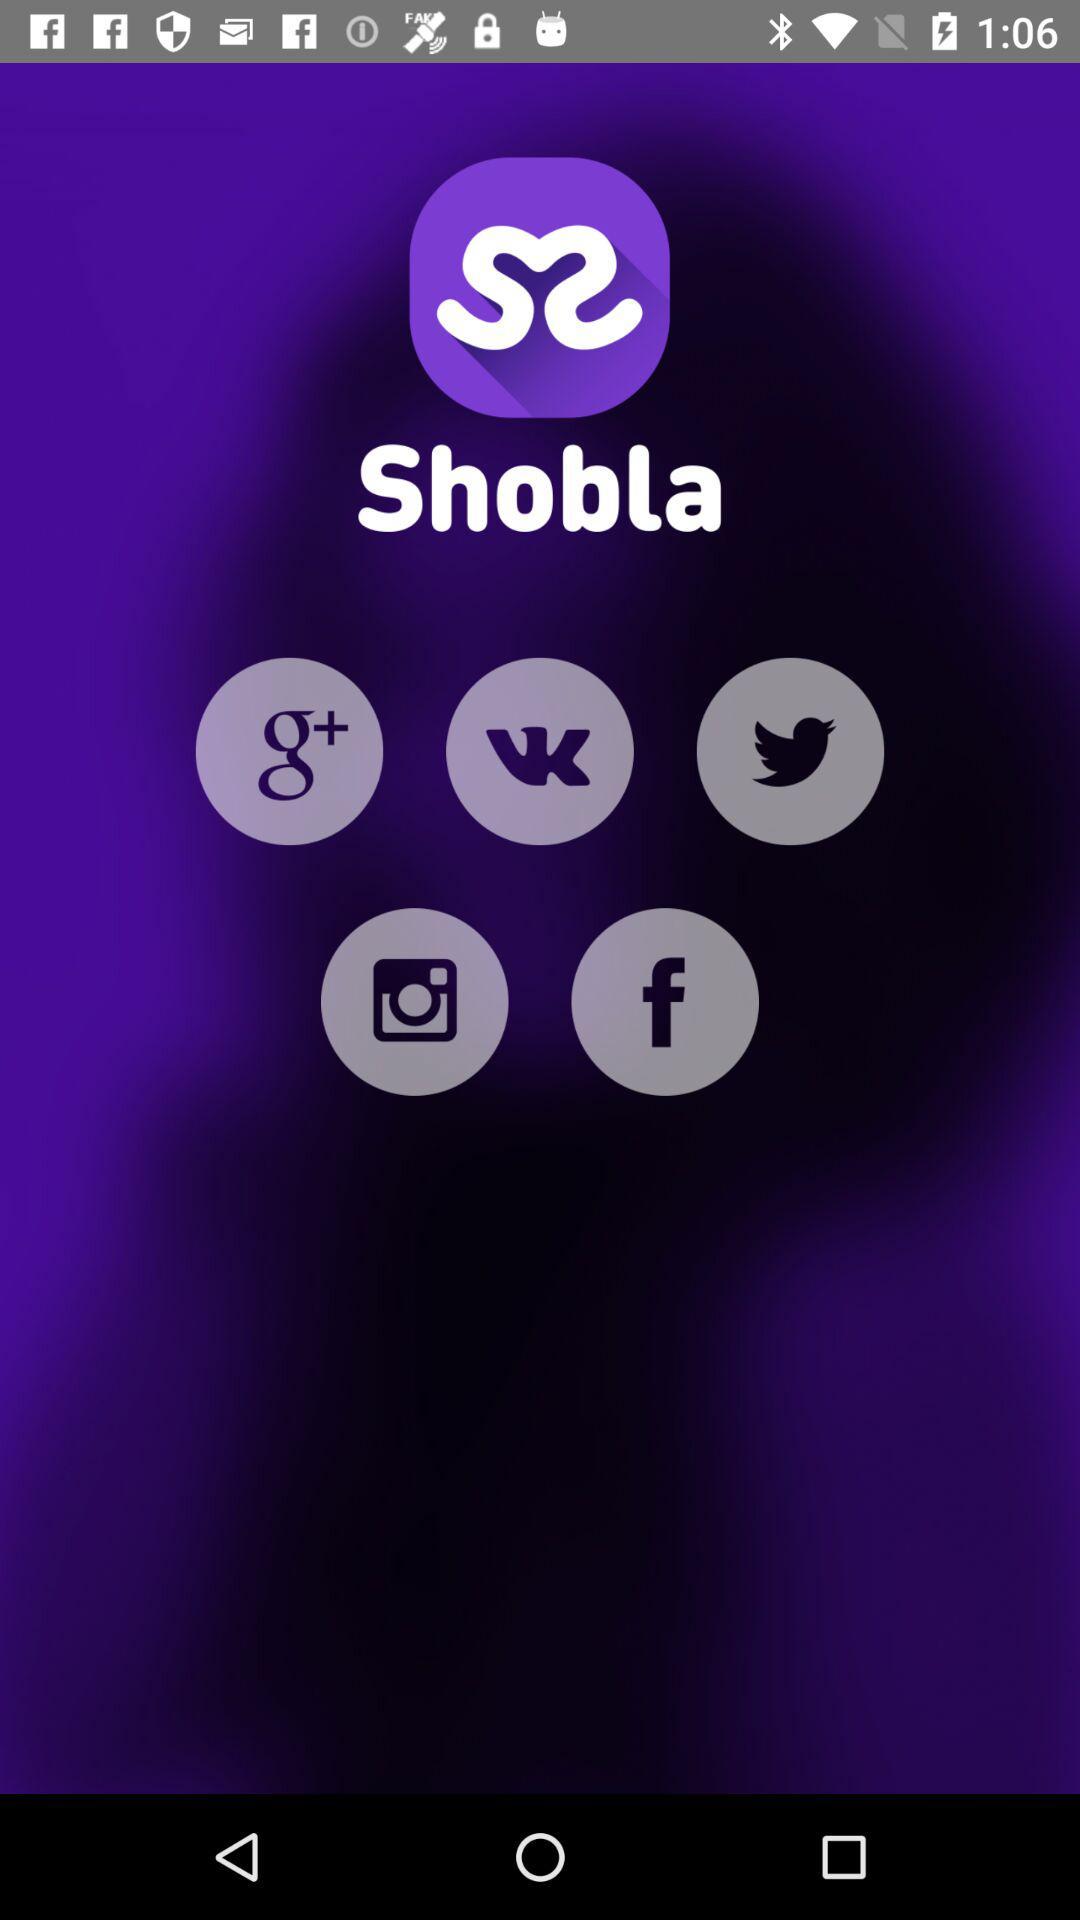 Image resolution: width=1080 pixels, height=1920 pixels. I want to click on twitter, so click(789, 750).